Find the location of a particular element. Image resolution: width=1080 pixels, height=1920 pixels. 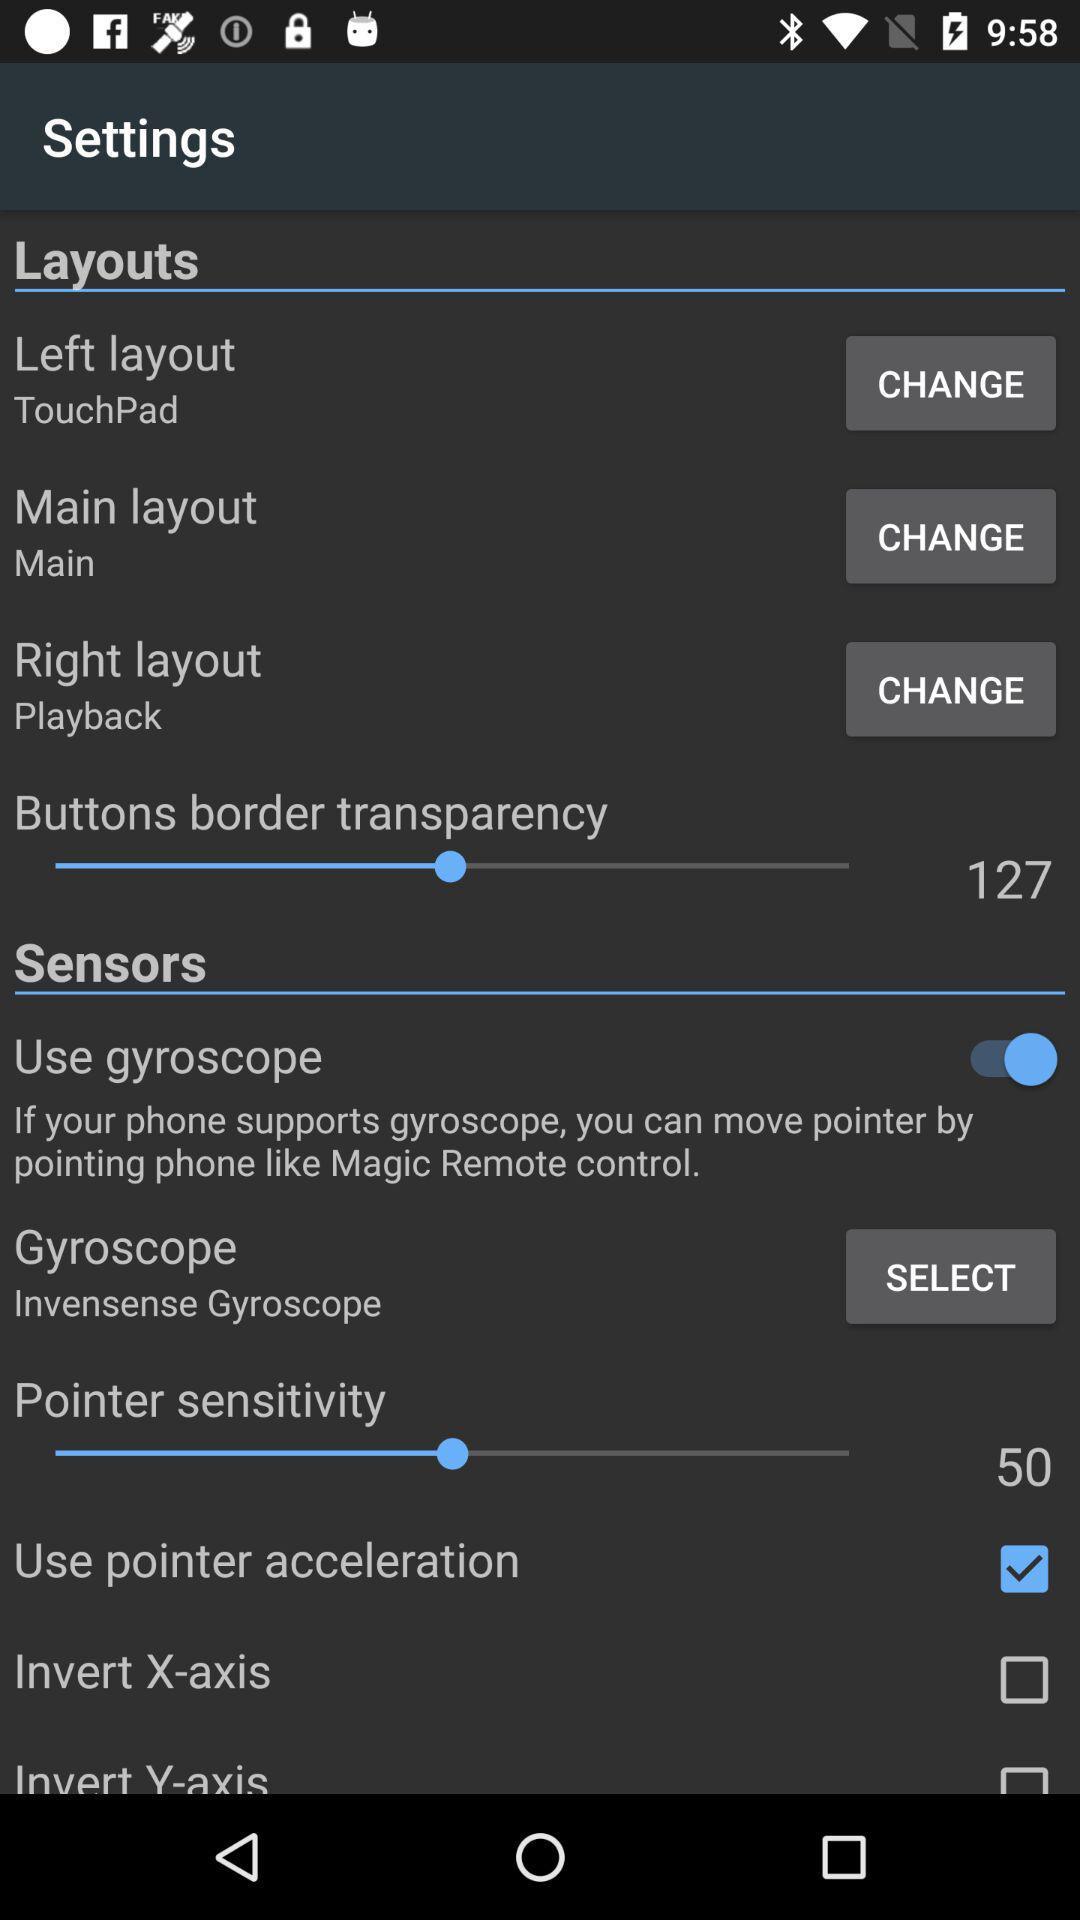

selection option is located at coordinates (1024, 1680).